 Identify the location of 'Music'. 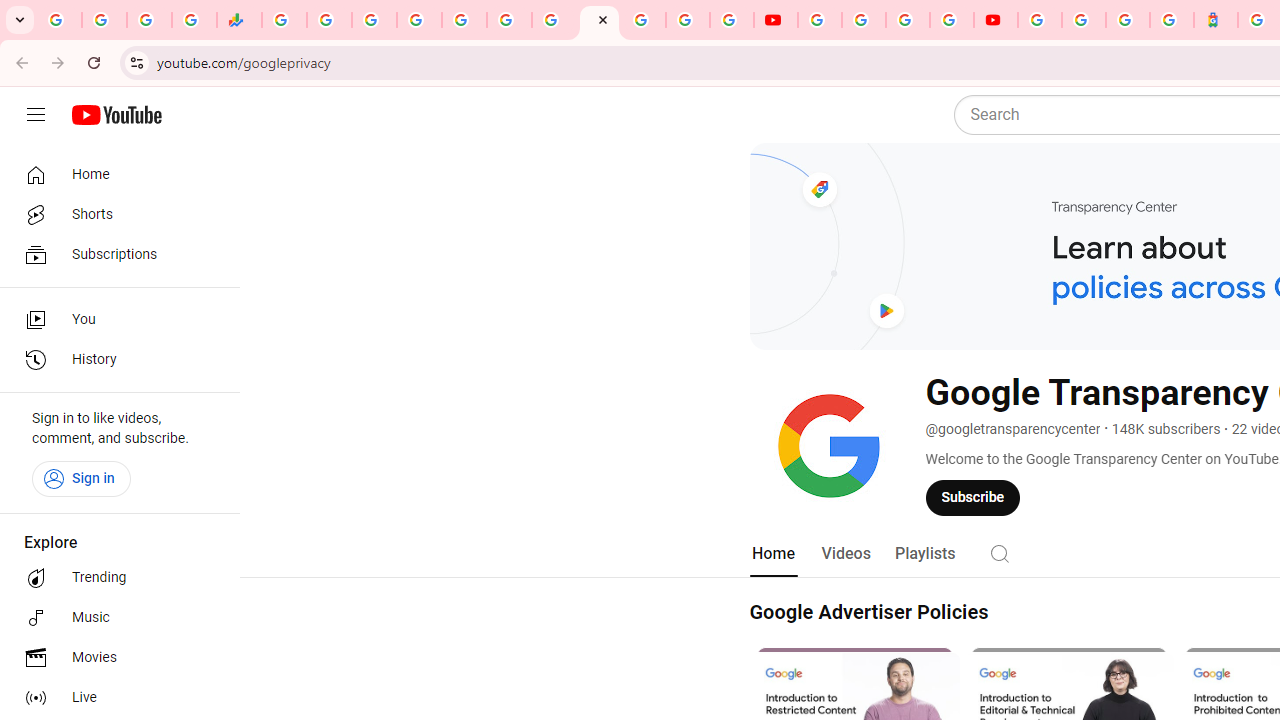
(112, 617).